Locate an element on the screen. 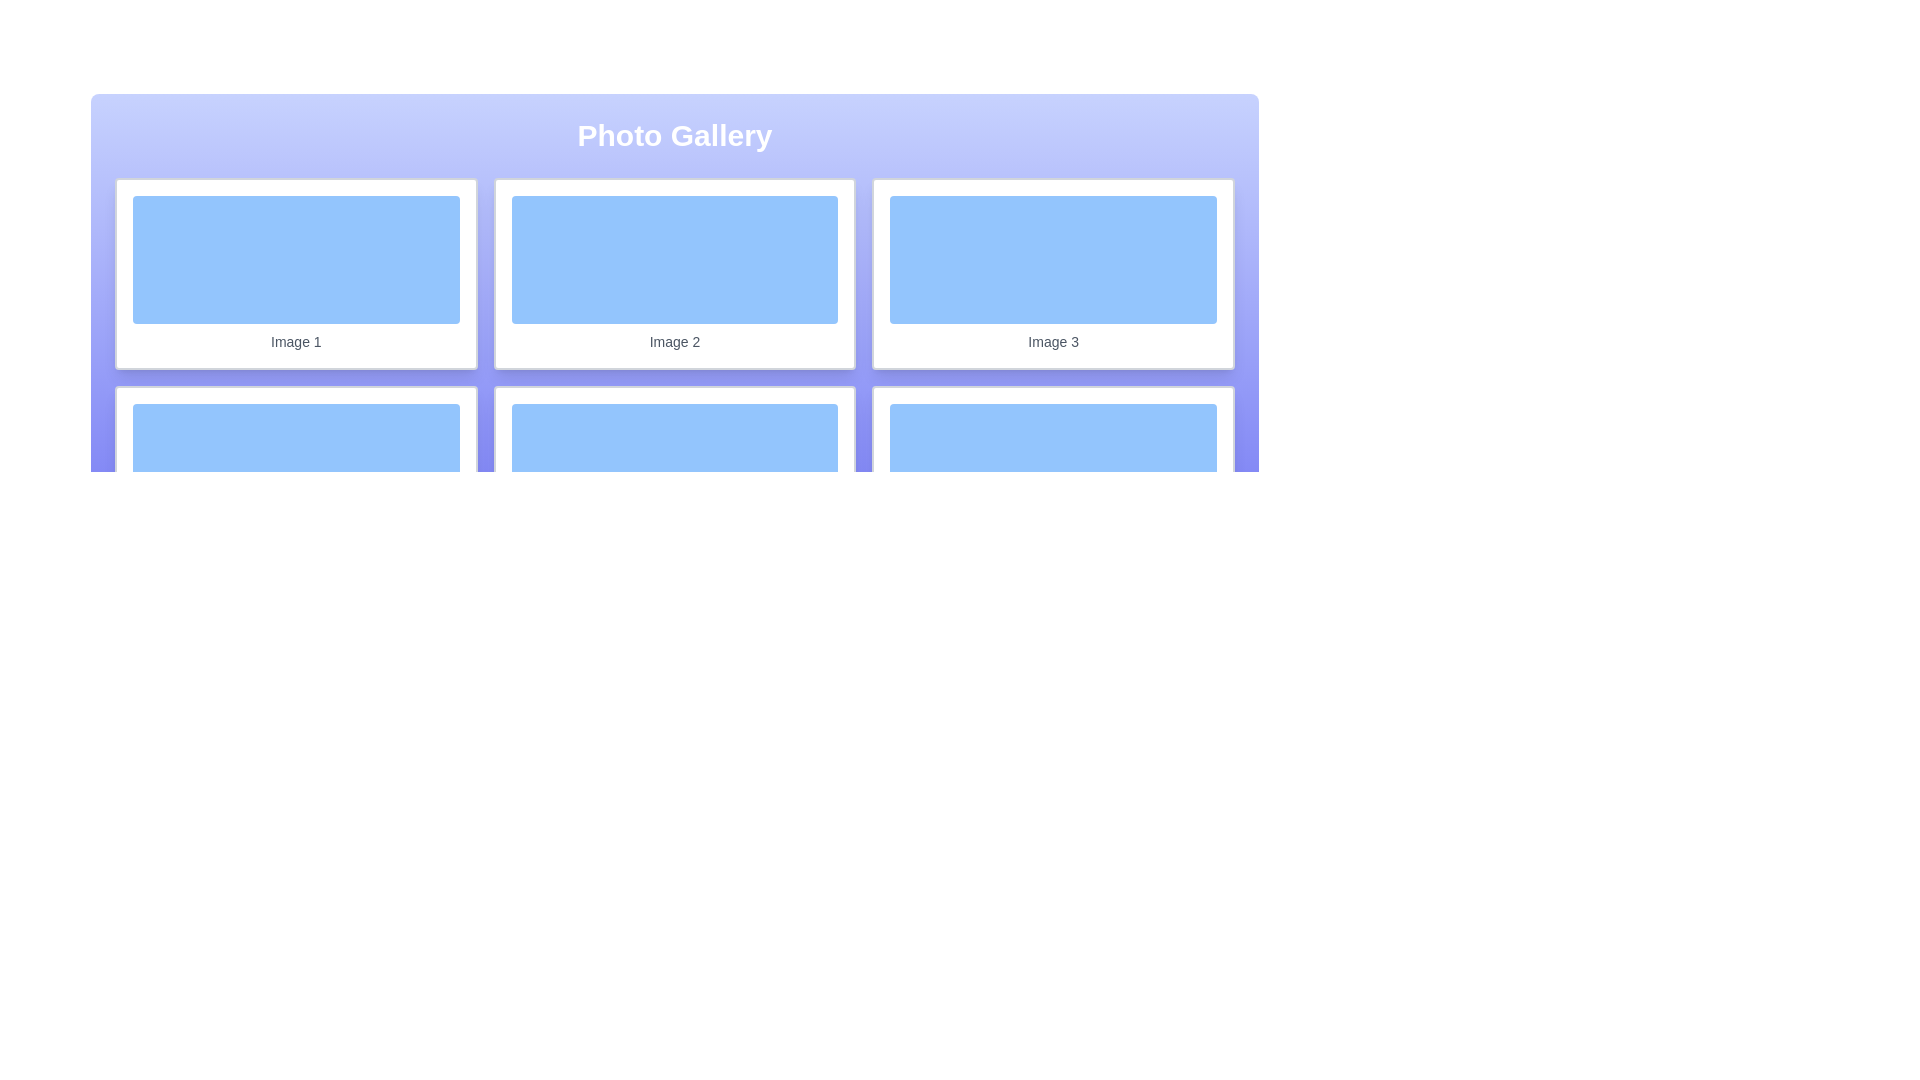 The image size is (1920, 1080). the sixth static display card in the grid layout, which features a white background with a blue section at the top and the label 'Image 6' in light gray font beneath it is located at coordinates (1052, 482).